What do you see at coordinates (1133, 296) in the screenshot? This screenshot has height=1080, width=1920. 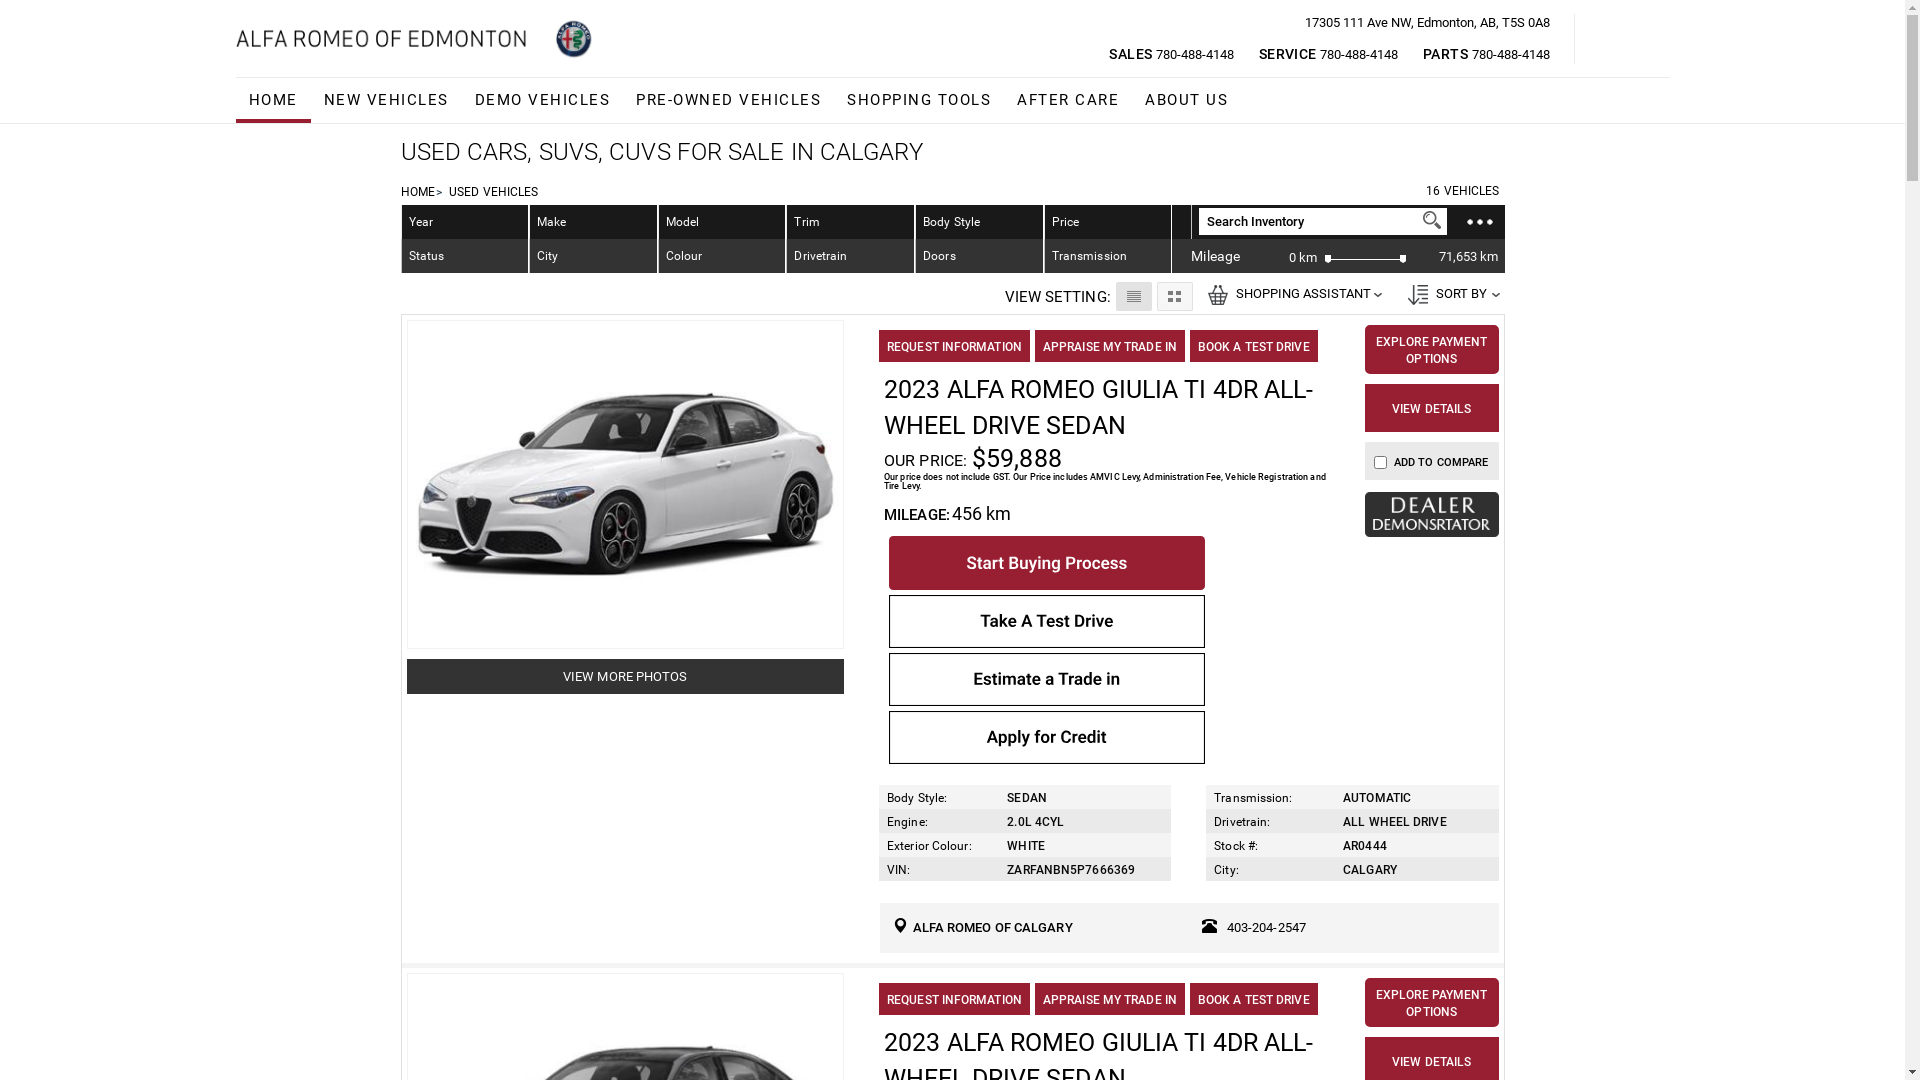 I see `'Listing View'` at bounding box center [1133, 296].